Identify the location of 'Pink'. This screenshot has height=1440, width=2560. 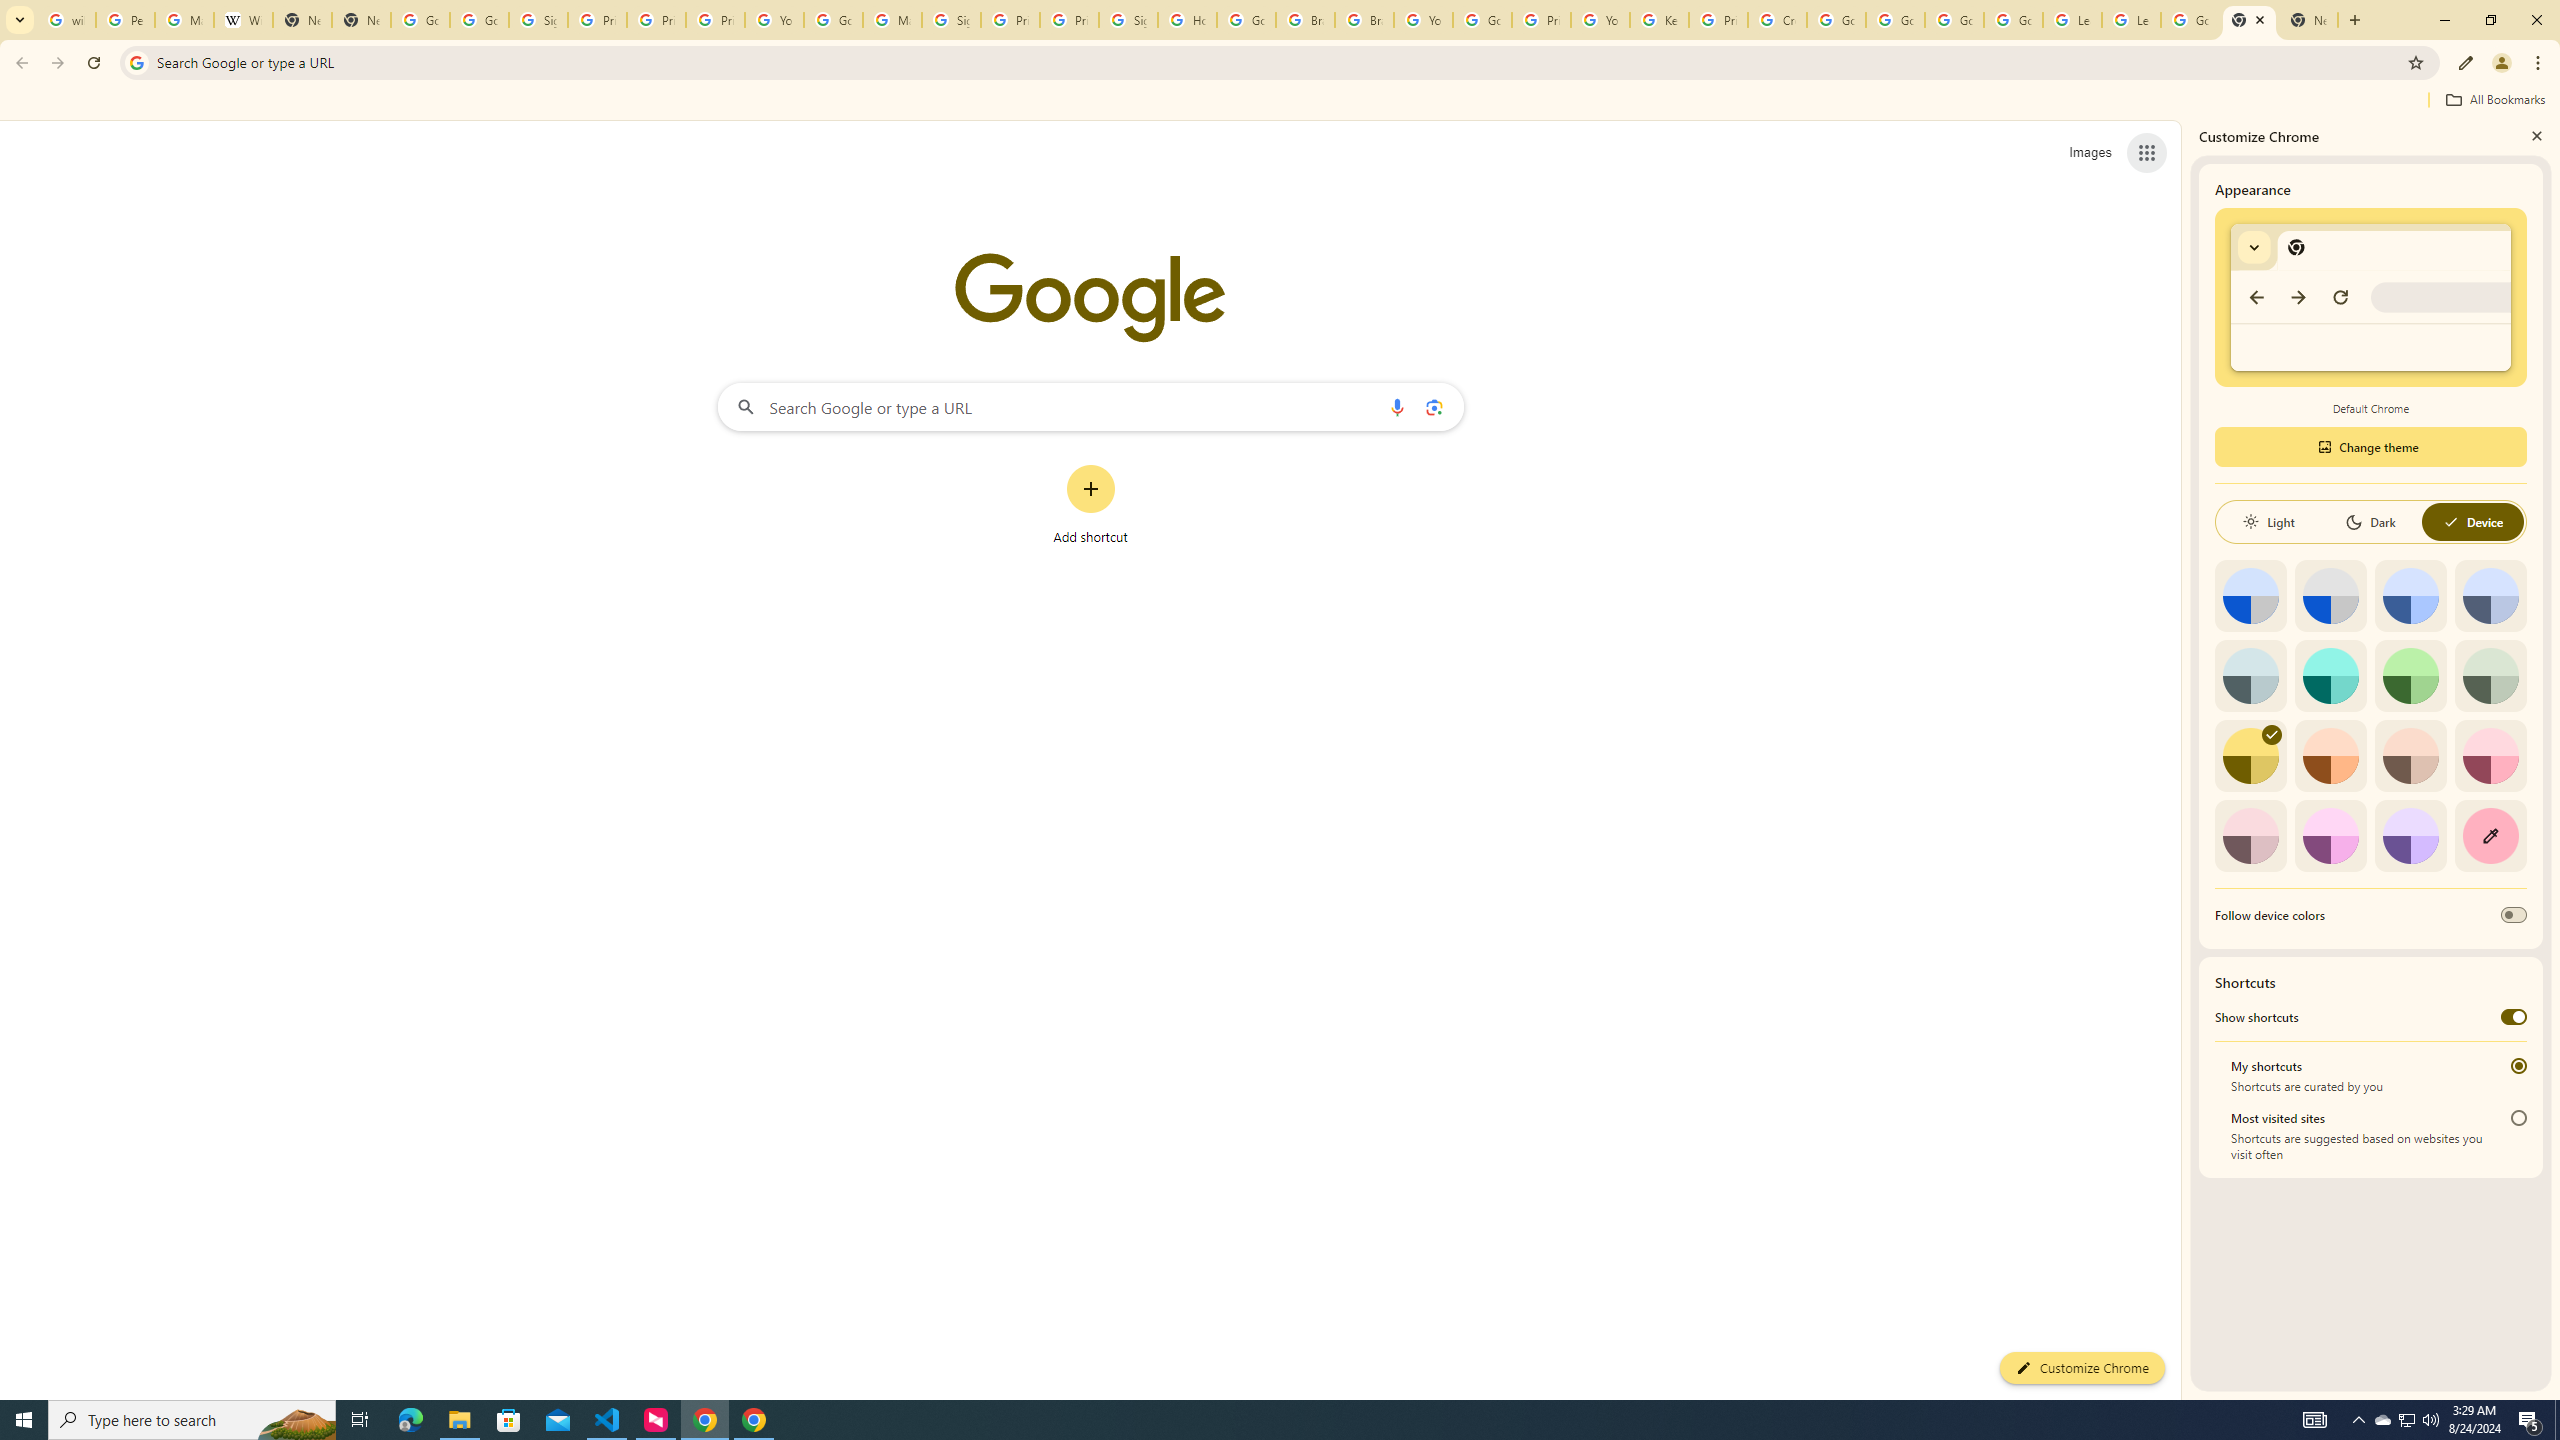
(2250, 835).